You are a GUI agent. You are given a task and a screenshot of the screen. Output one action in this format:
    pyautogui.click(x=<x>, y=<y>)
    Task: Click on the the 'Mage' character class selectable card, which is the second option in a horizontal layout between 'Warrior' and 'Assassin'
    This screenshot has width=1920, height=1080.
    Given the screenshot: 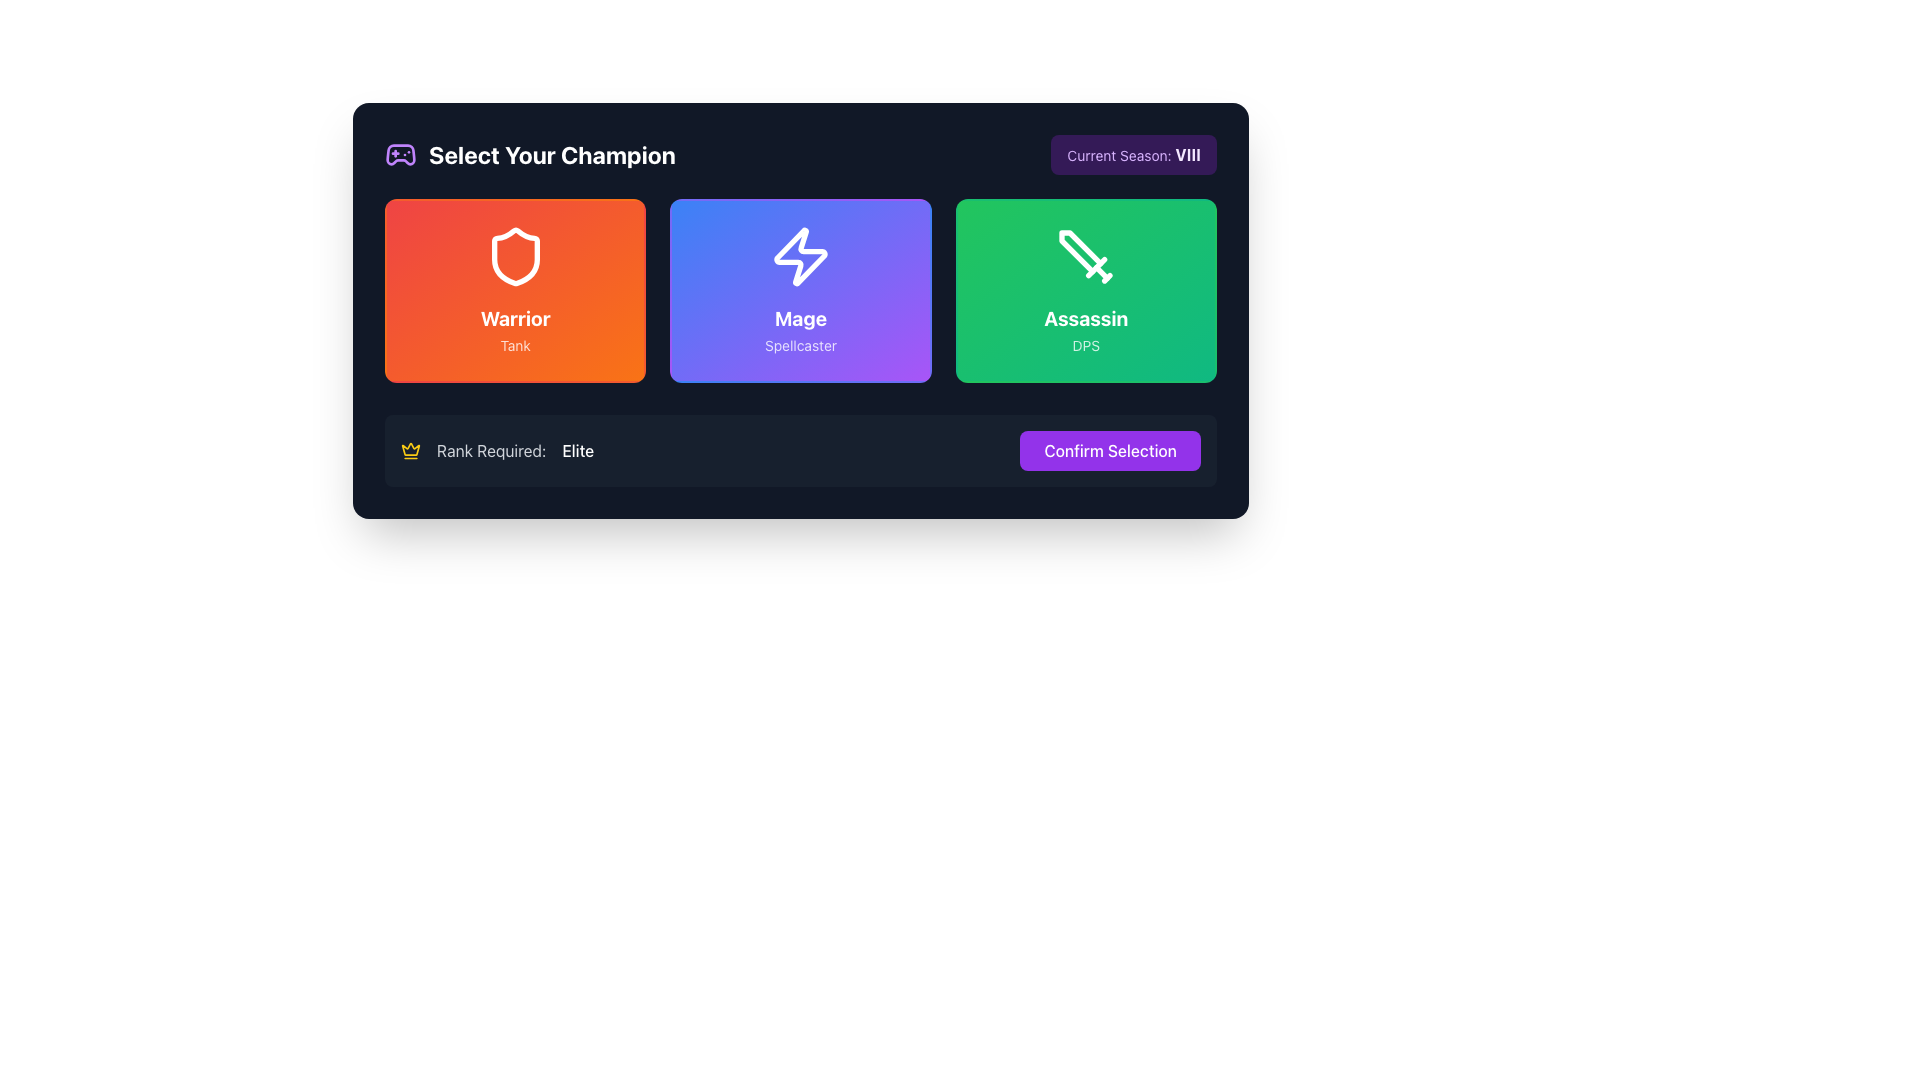 What is the action you would take?
    pyautogui.click(x=801, y=290)
    